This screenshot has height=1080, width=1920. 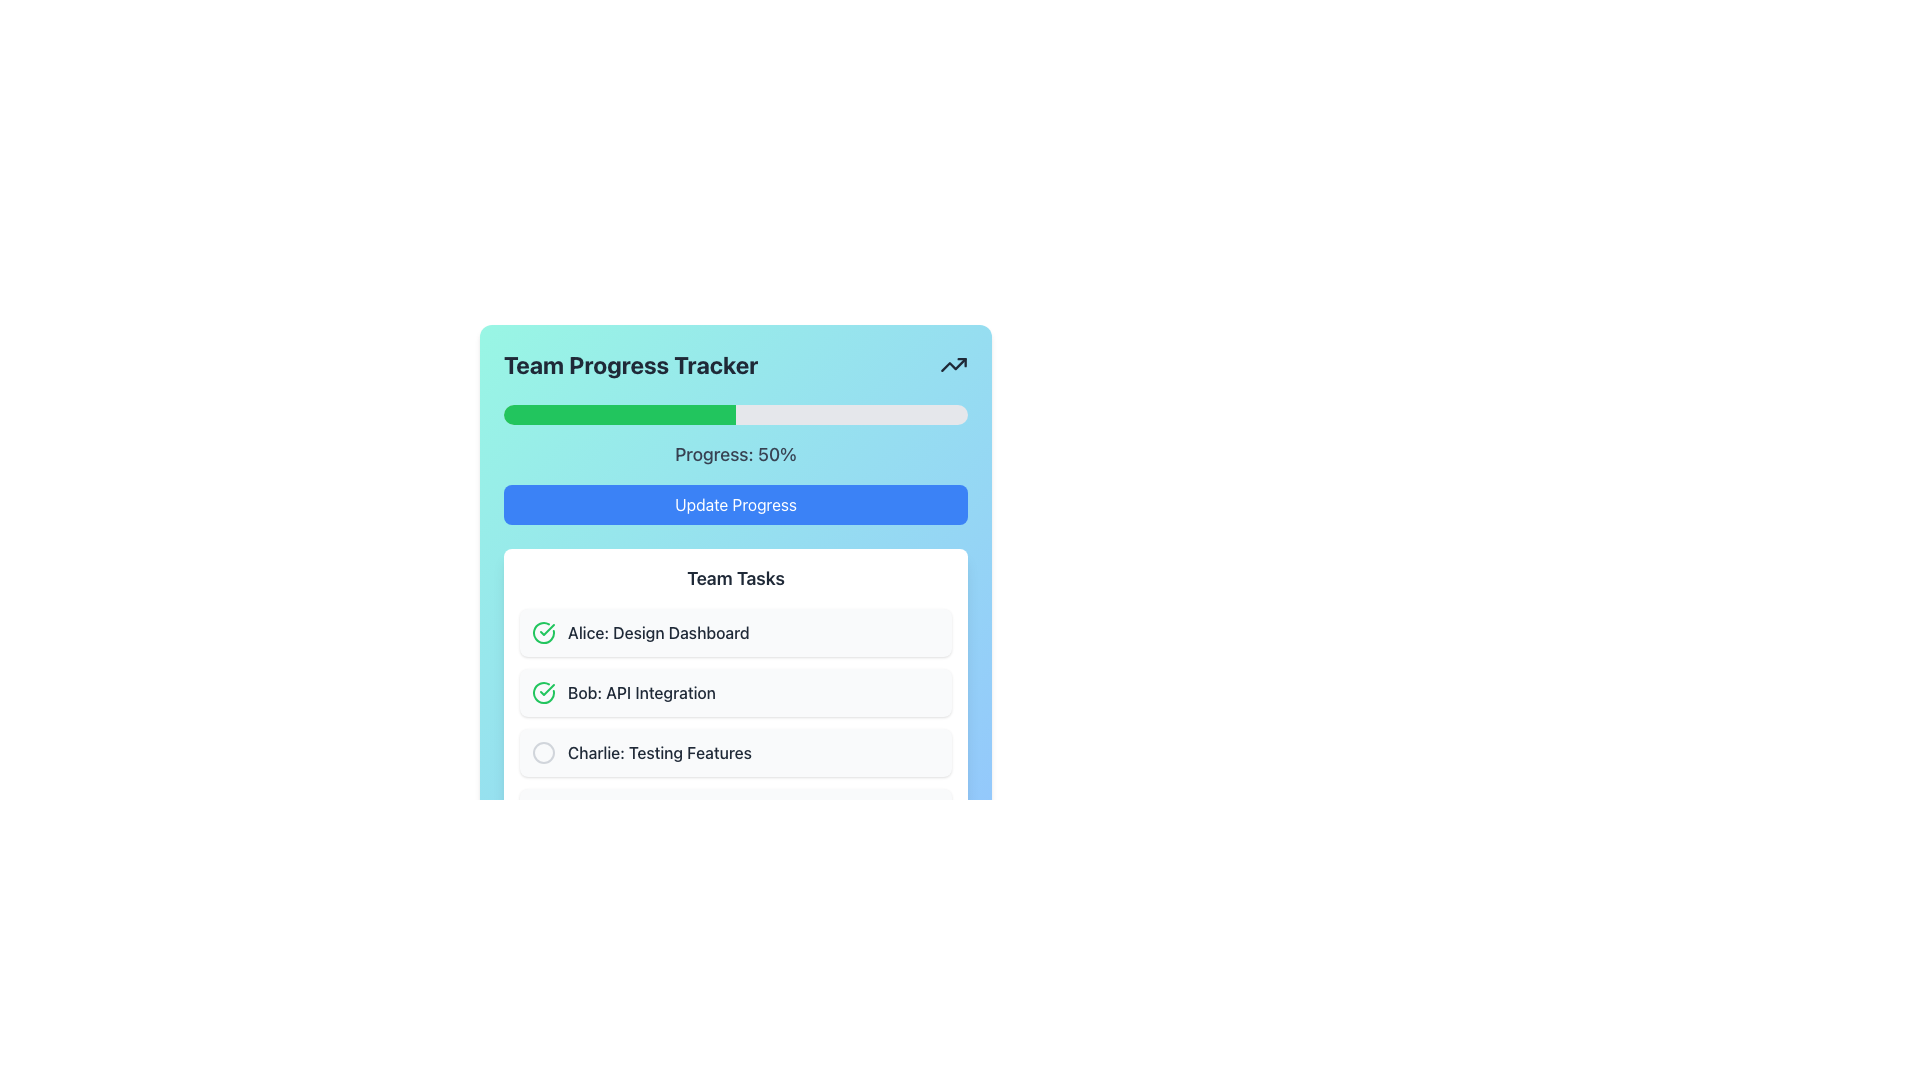 What do you see at coordinates (543, 752) in the screenshot?
I see `the circular icon with a gray outline located to the left of the text 'Charlie: Testing Features'` at bounding box center [543, 752].